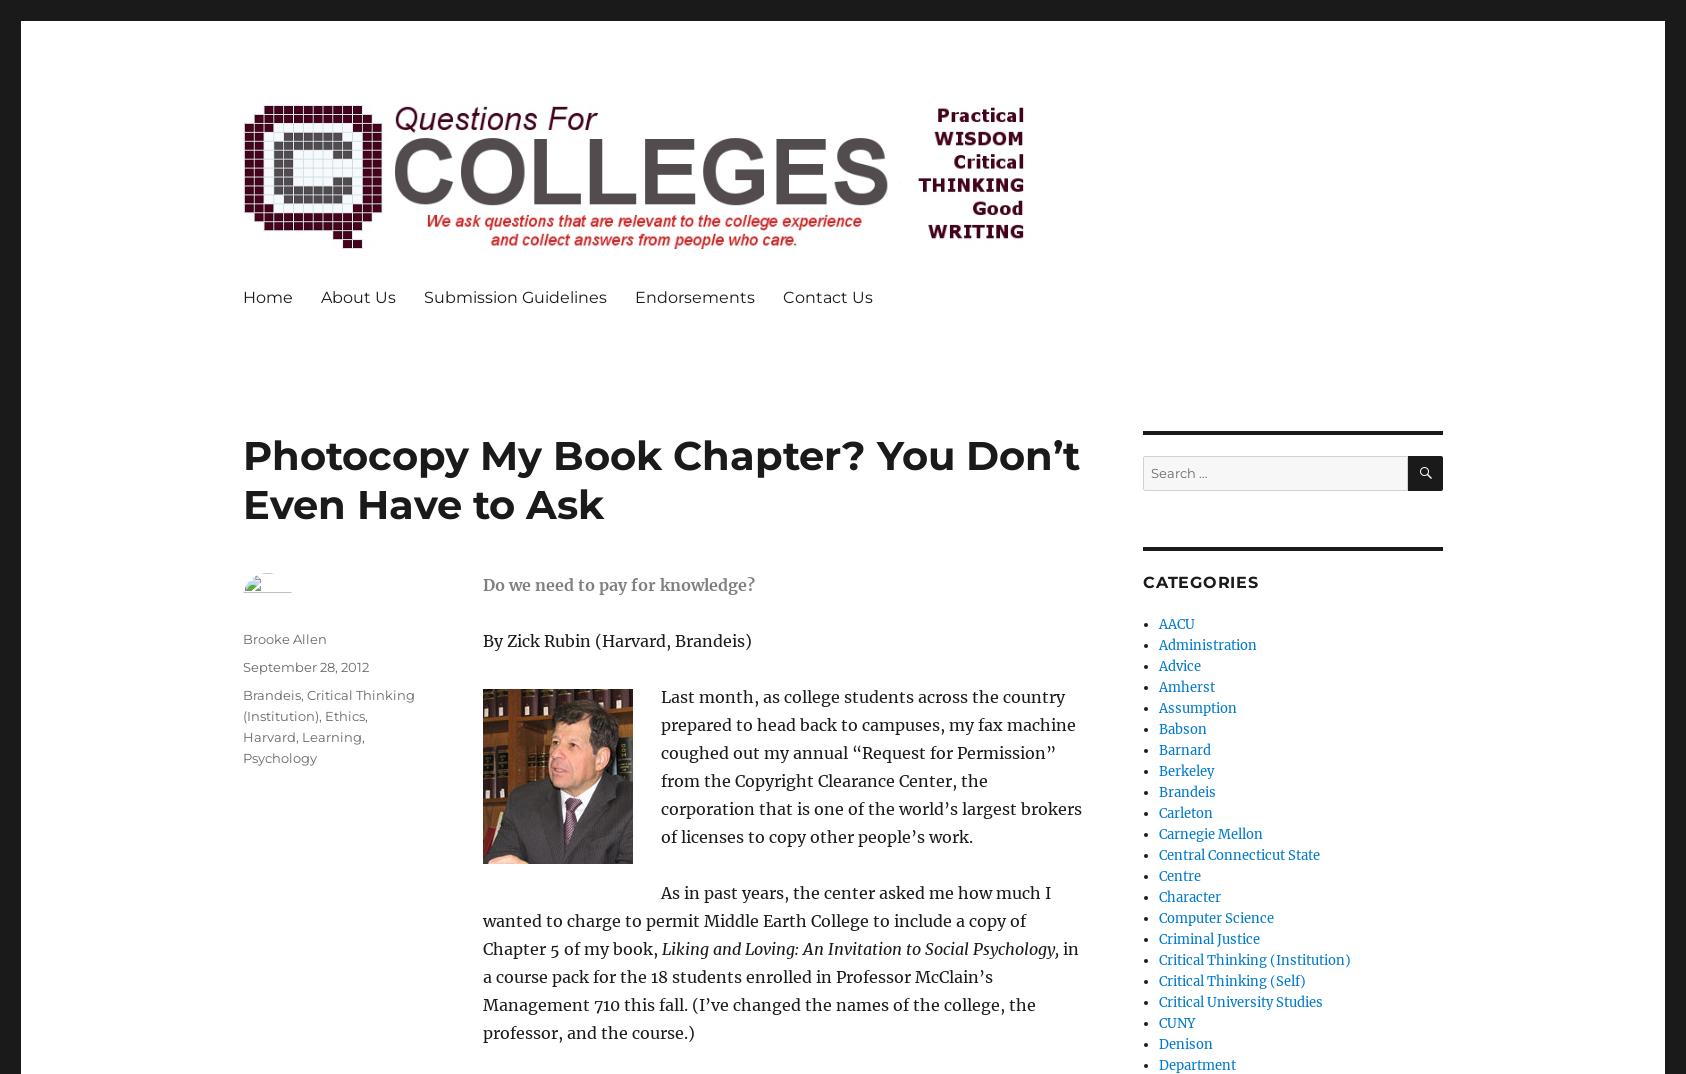 This screenshot has height=1074, width=1686. I want to click on 'Photocopy My Book Chapter? You Don’t Even Have to Ask', so click(242, 478).